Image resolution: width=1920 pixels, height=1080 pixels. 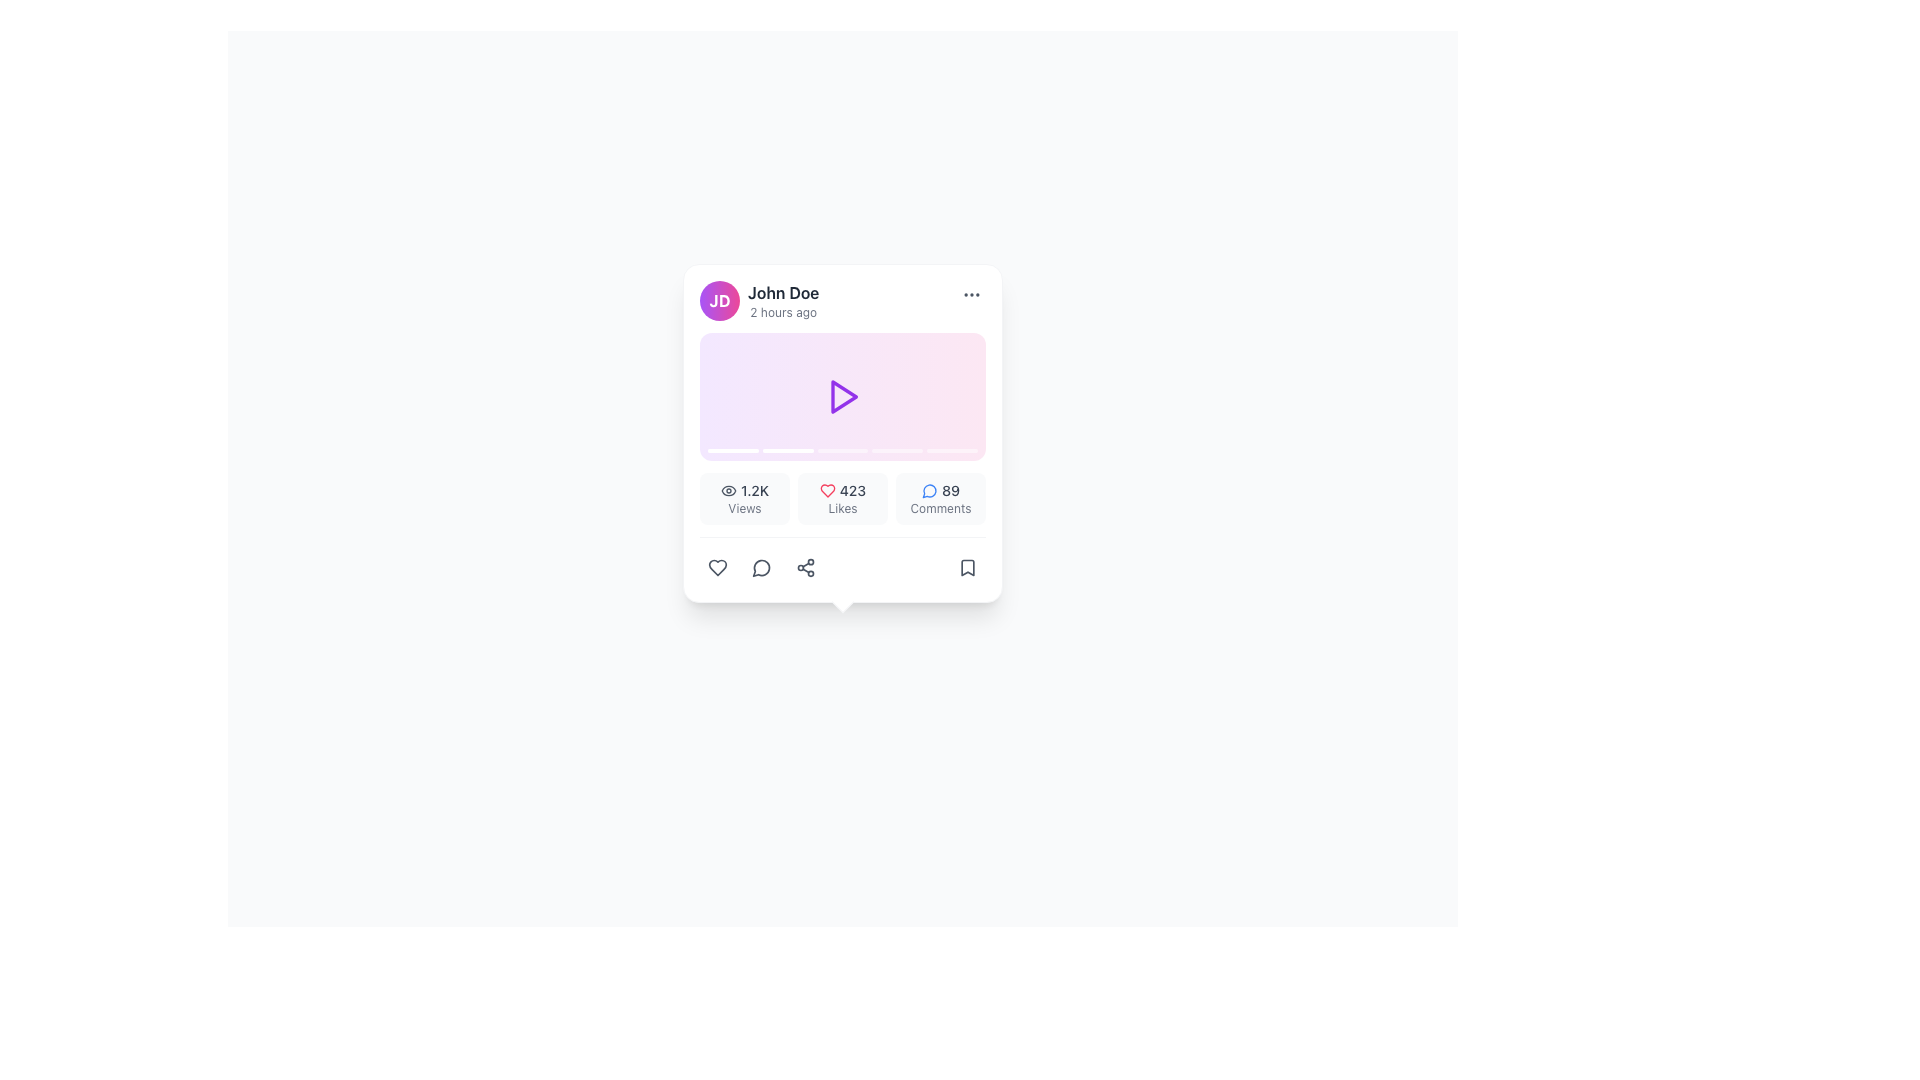 What do you see at coordinates (743, 497) in the screenshot?
I see `the static informational display showing the view count, located in the leftmost cell of a three-column grid at the bottom of a card-like structure` at bounding box center [743, 497].